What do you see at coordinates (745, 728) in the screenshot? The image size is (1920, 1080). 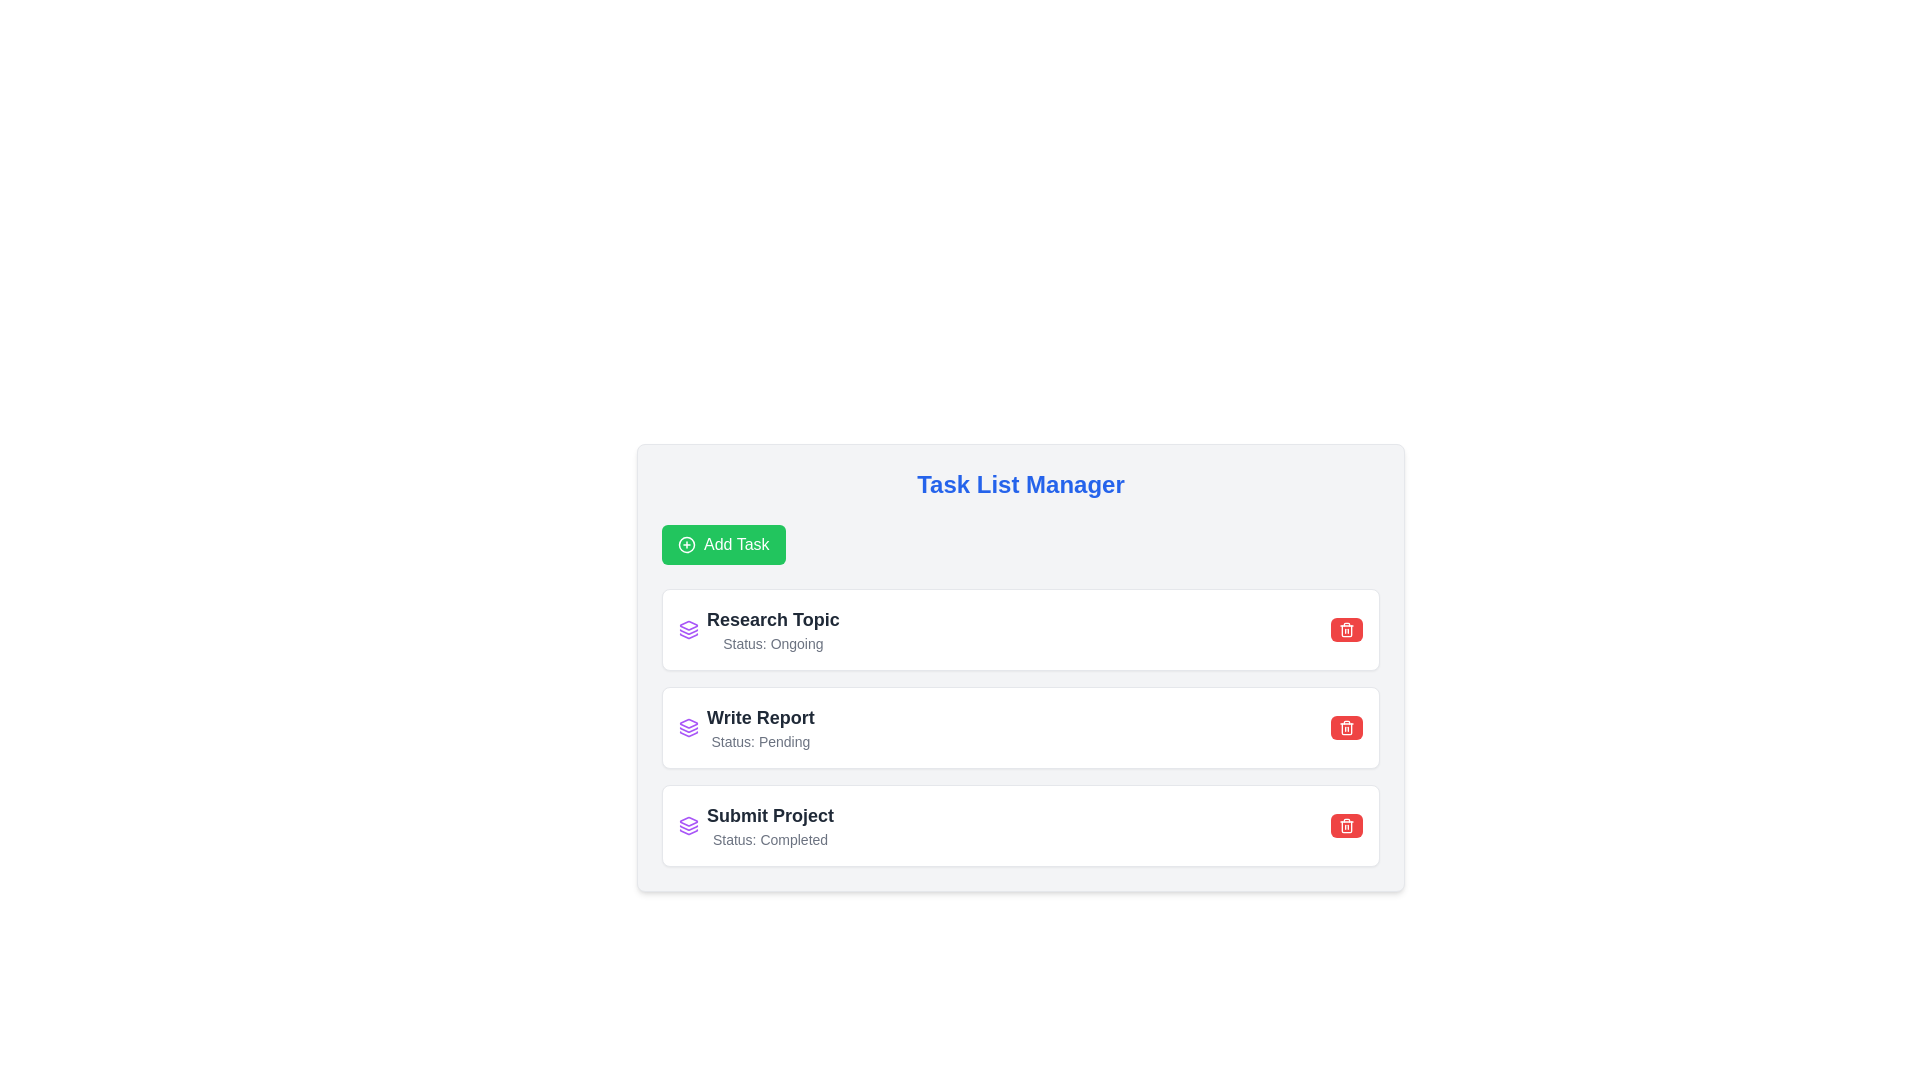 I see `the element labeled 'Write Report' with an icon of a stack of layers, which is the second item in a vertical list, positioned below 'Research Topic' and above 'Submit Project'` at bounding box center [745, 728].